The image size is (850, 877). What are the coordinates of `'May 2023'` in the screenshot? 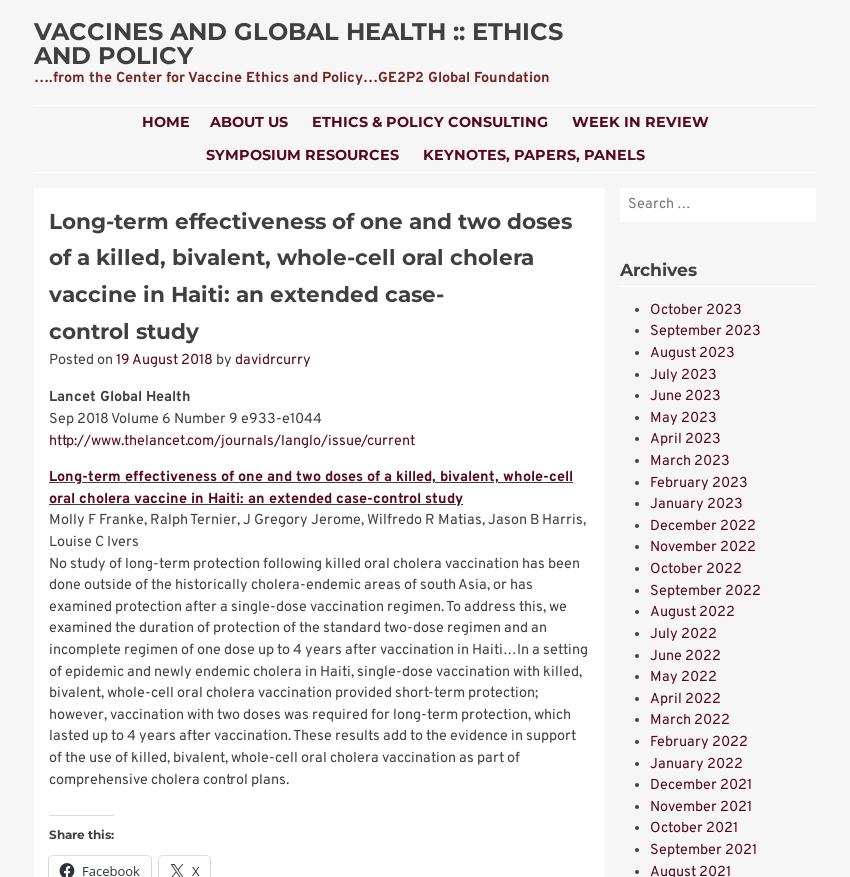 It's located at (682, 416).